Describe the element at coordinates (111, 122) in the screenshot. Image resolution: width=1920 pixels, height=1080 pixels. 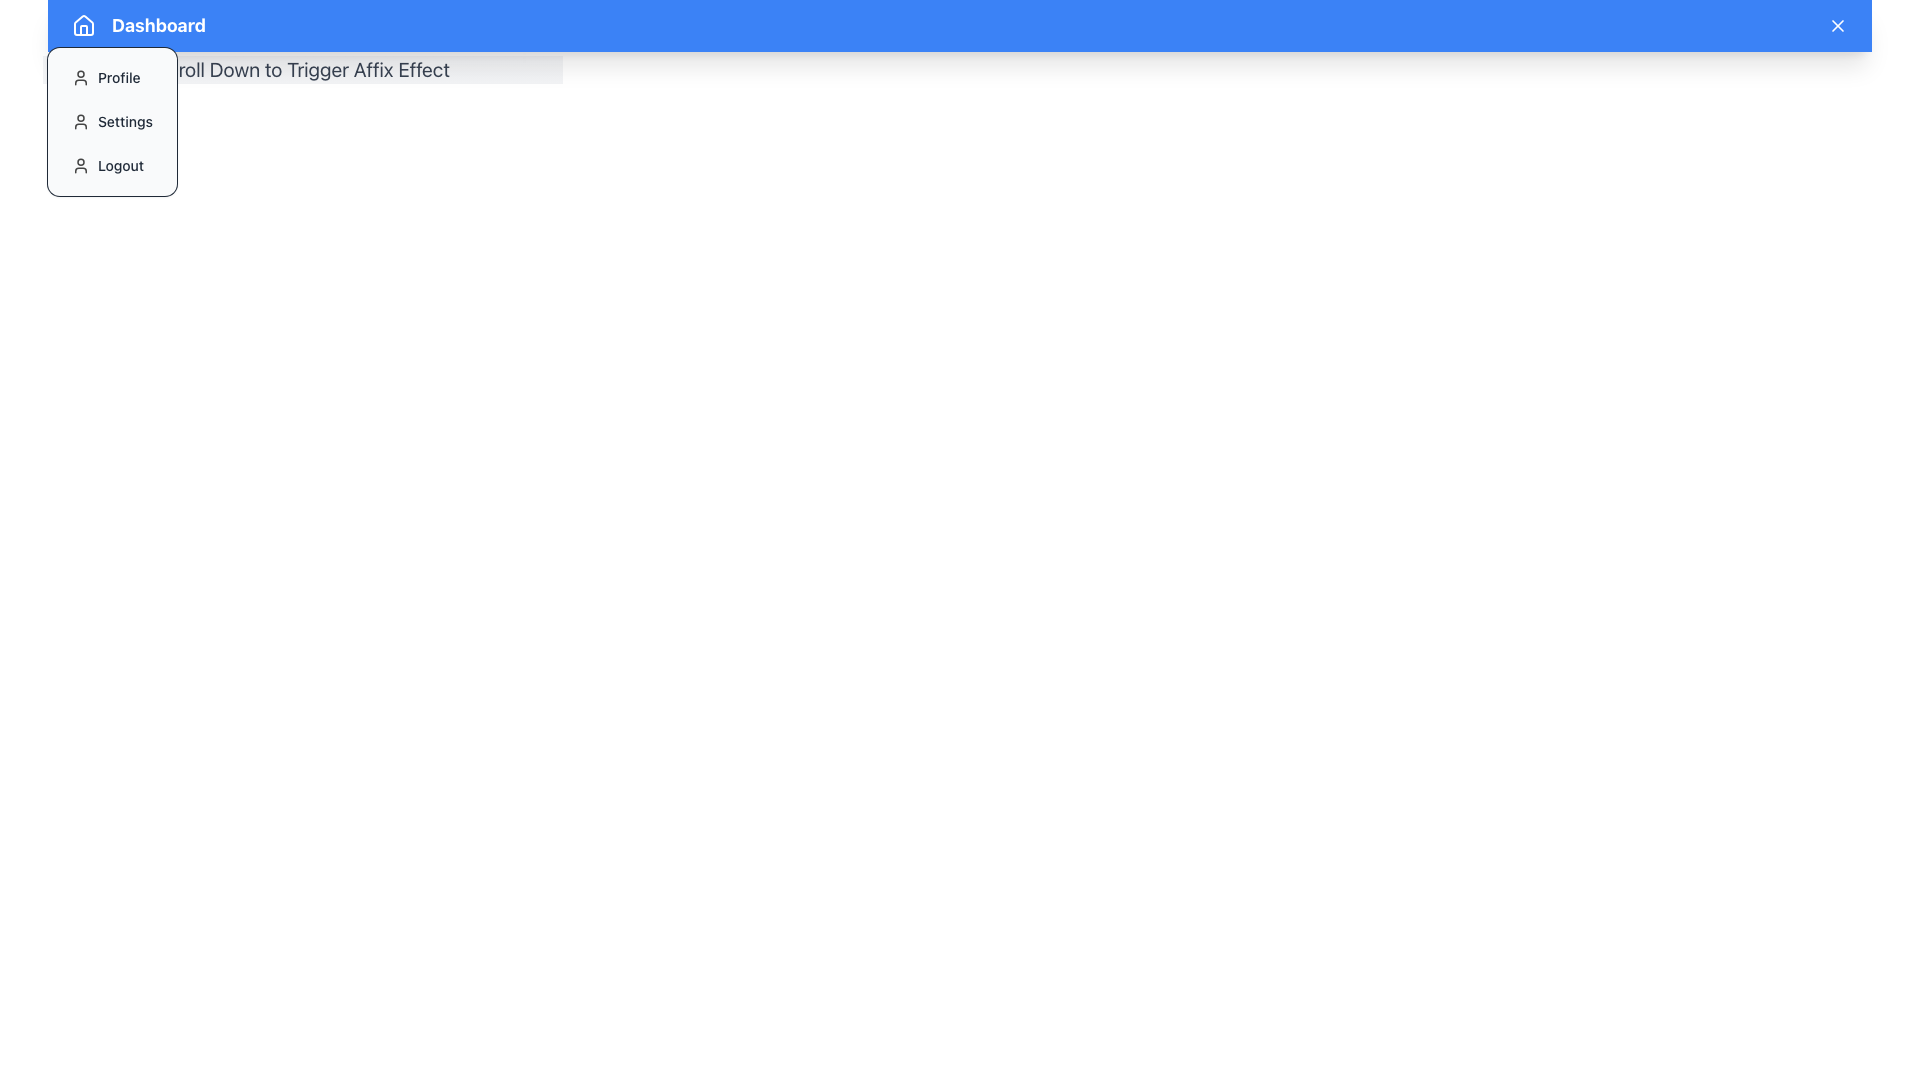
I see `the second menu item in the dropdown menu under the dashboard header` at that location.